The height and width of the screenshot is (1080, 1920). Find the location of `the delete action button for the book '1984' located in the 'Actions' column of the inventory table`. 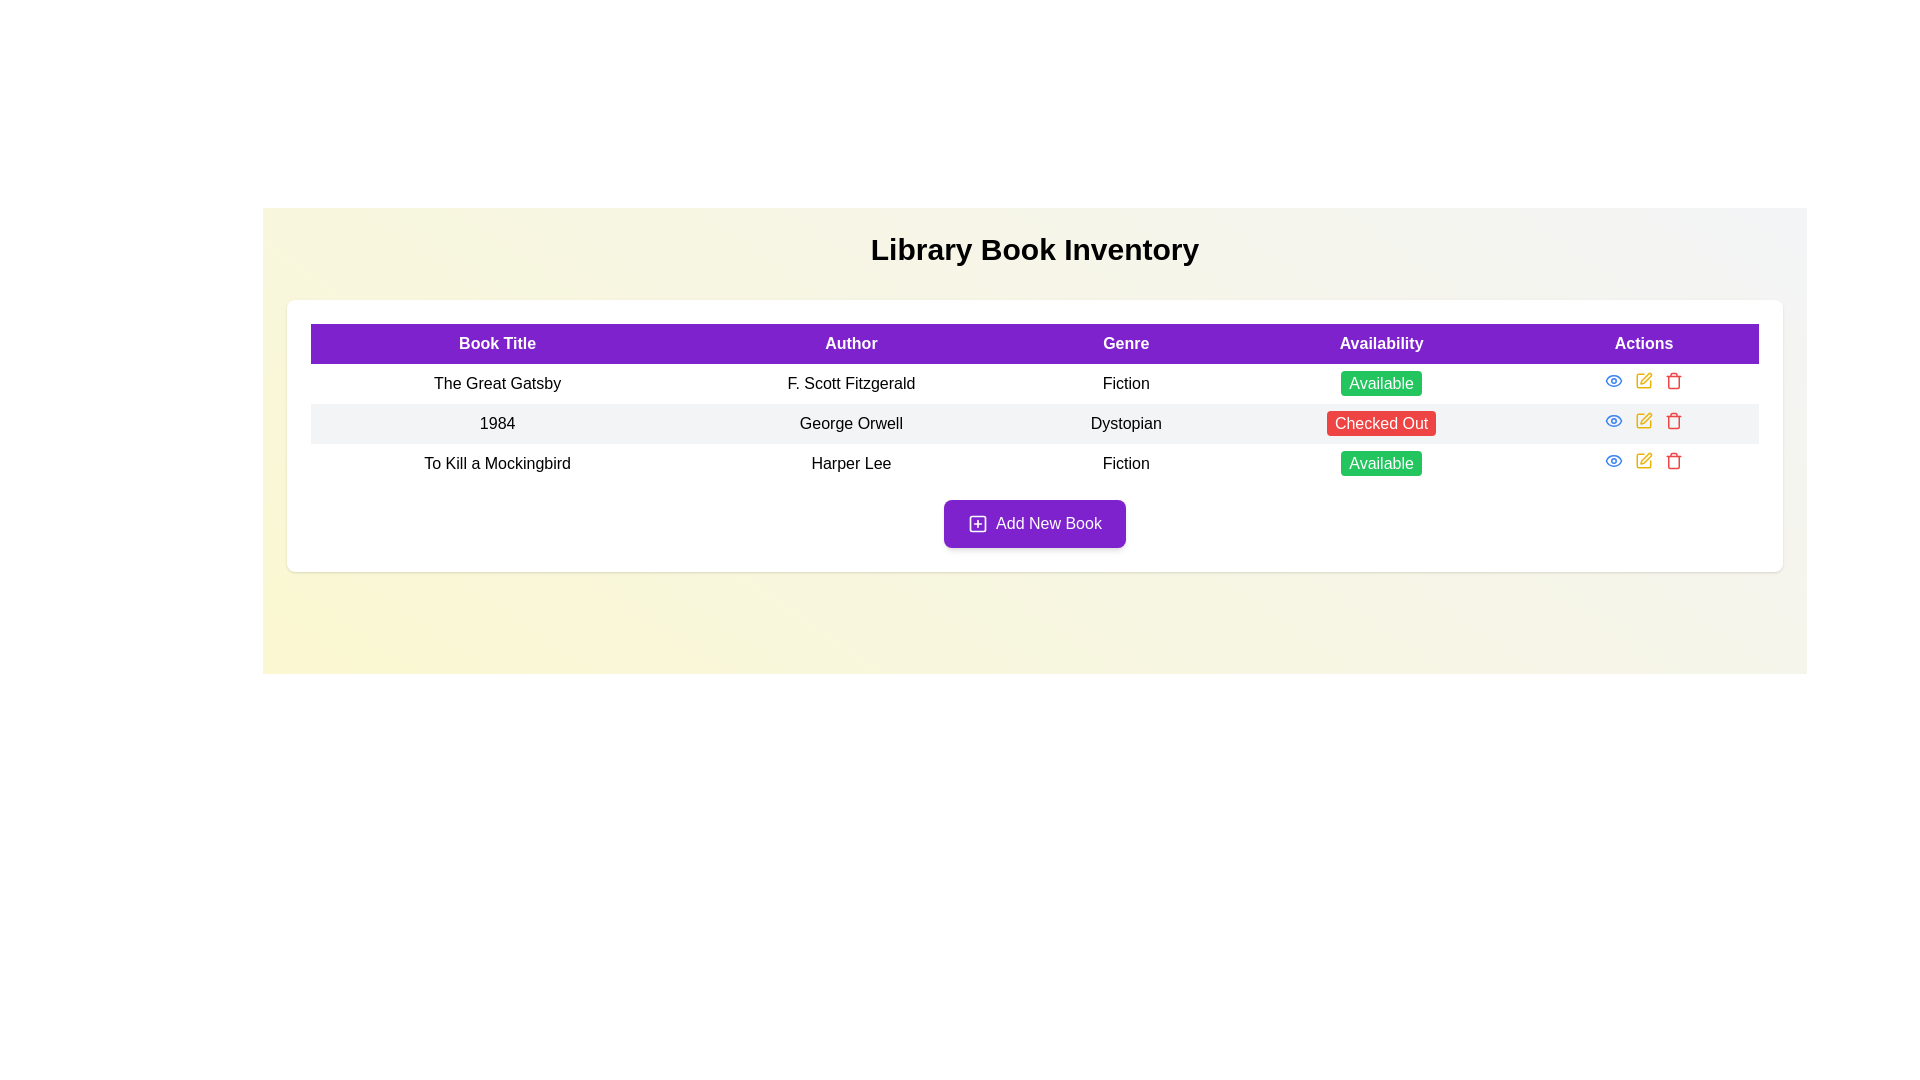

the delete action button for the book '1984' located in the 'Actions' column of the inventory table is located at coordinates (1674, 381).